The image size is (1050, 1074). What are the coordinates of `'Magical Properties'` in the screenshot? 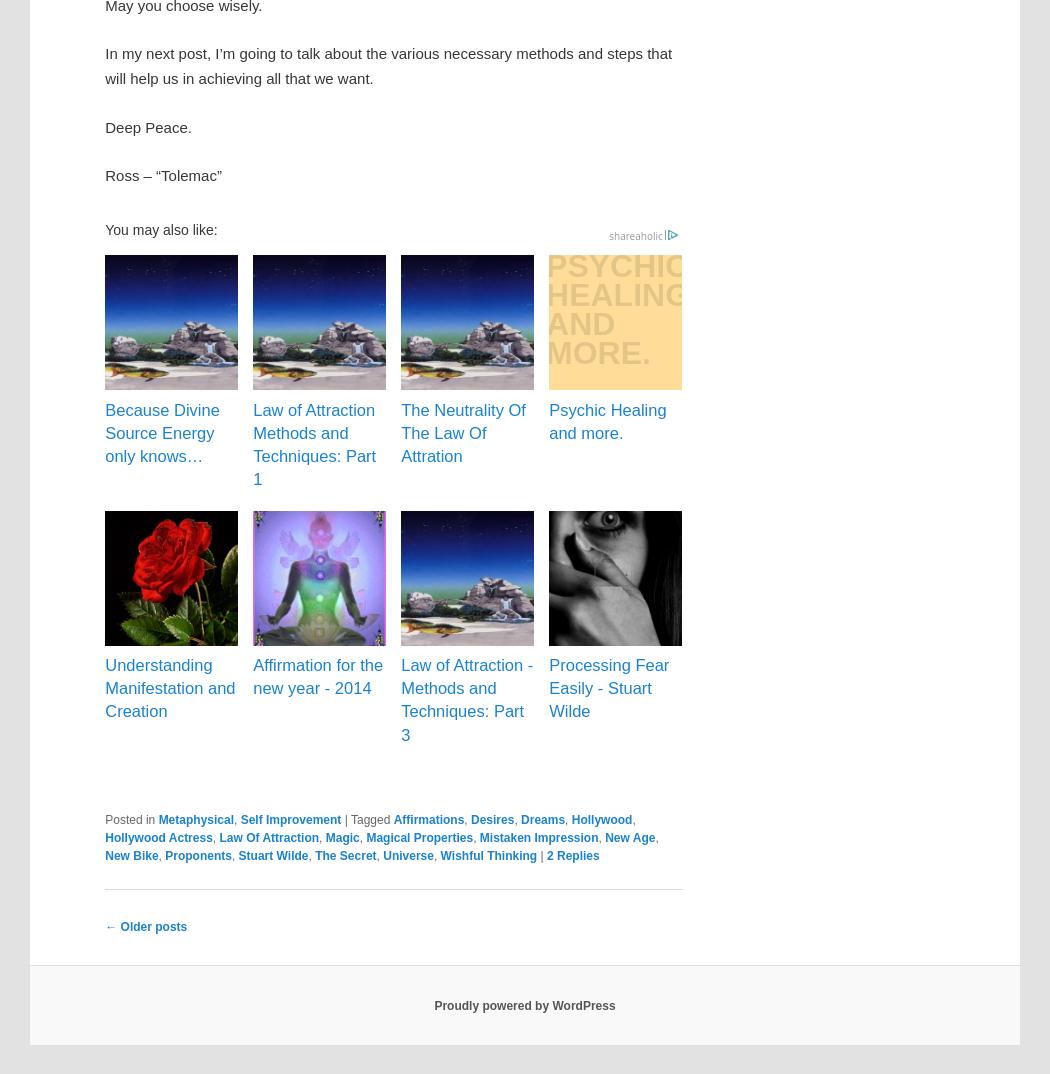 It's located at (418, 836).